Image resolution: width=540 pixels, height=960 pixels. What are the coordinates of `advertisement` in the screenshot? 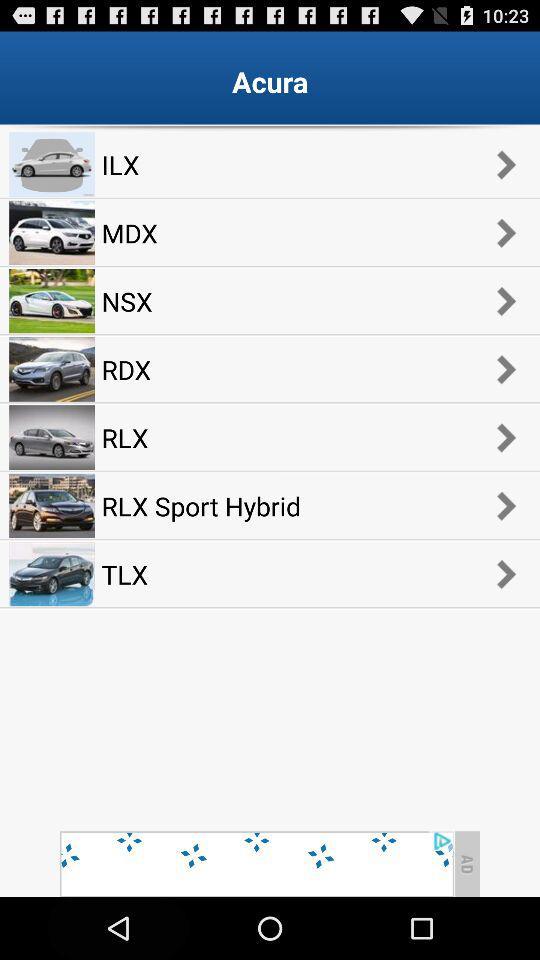 It's located at (256, 863).